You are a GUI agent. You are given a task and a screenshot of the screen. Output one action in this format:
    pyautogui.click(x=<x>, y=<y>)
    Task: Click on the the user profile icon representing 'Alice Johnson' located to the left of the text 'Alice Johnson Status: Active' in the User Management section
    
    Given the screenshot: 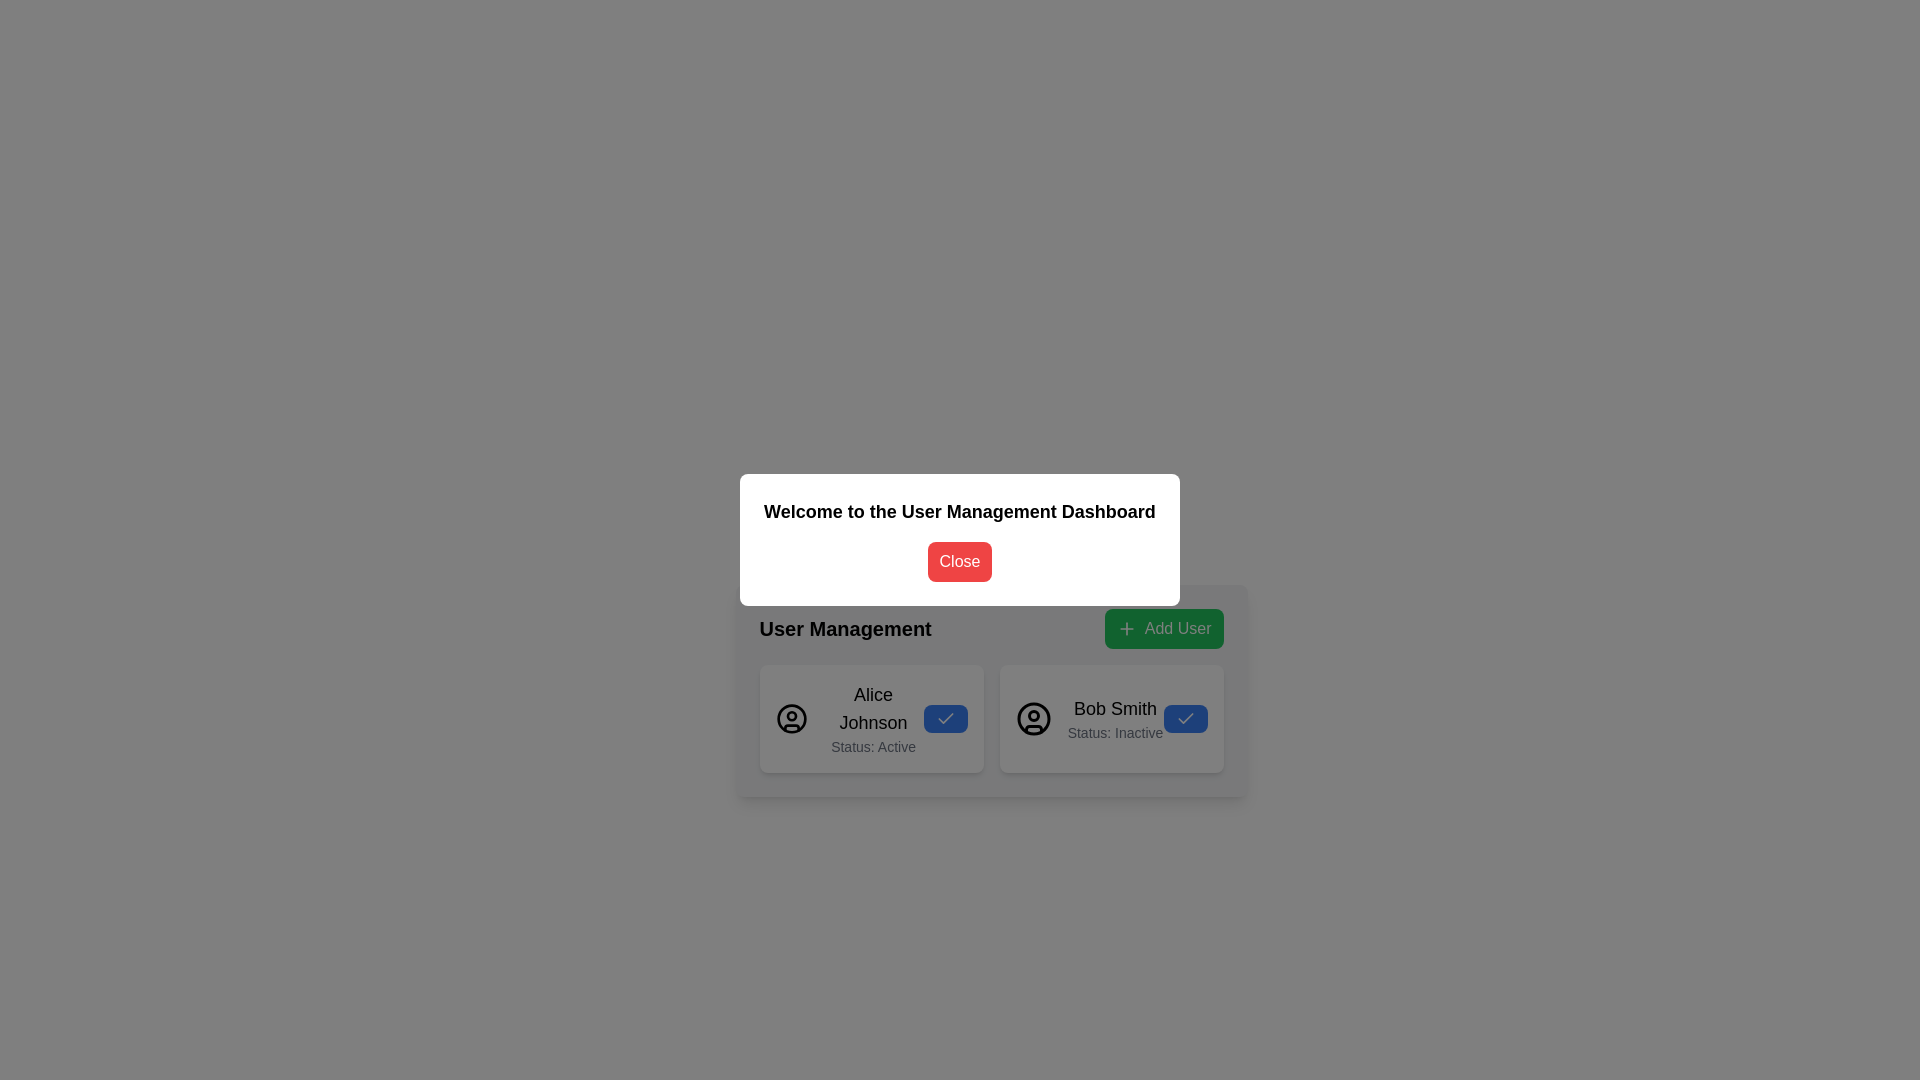 What is the action you would take?
    pyautogui.click(x=790, y=717)
    